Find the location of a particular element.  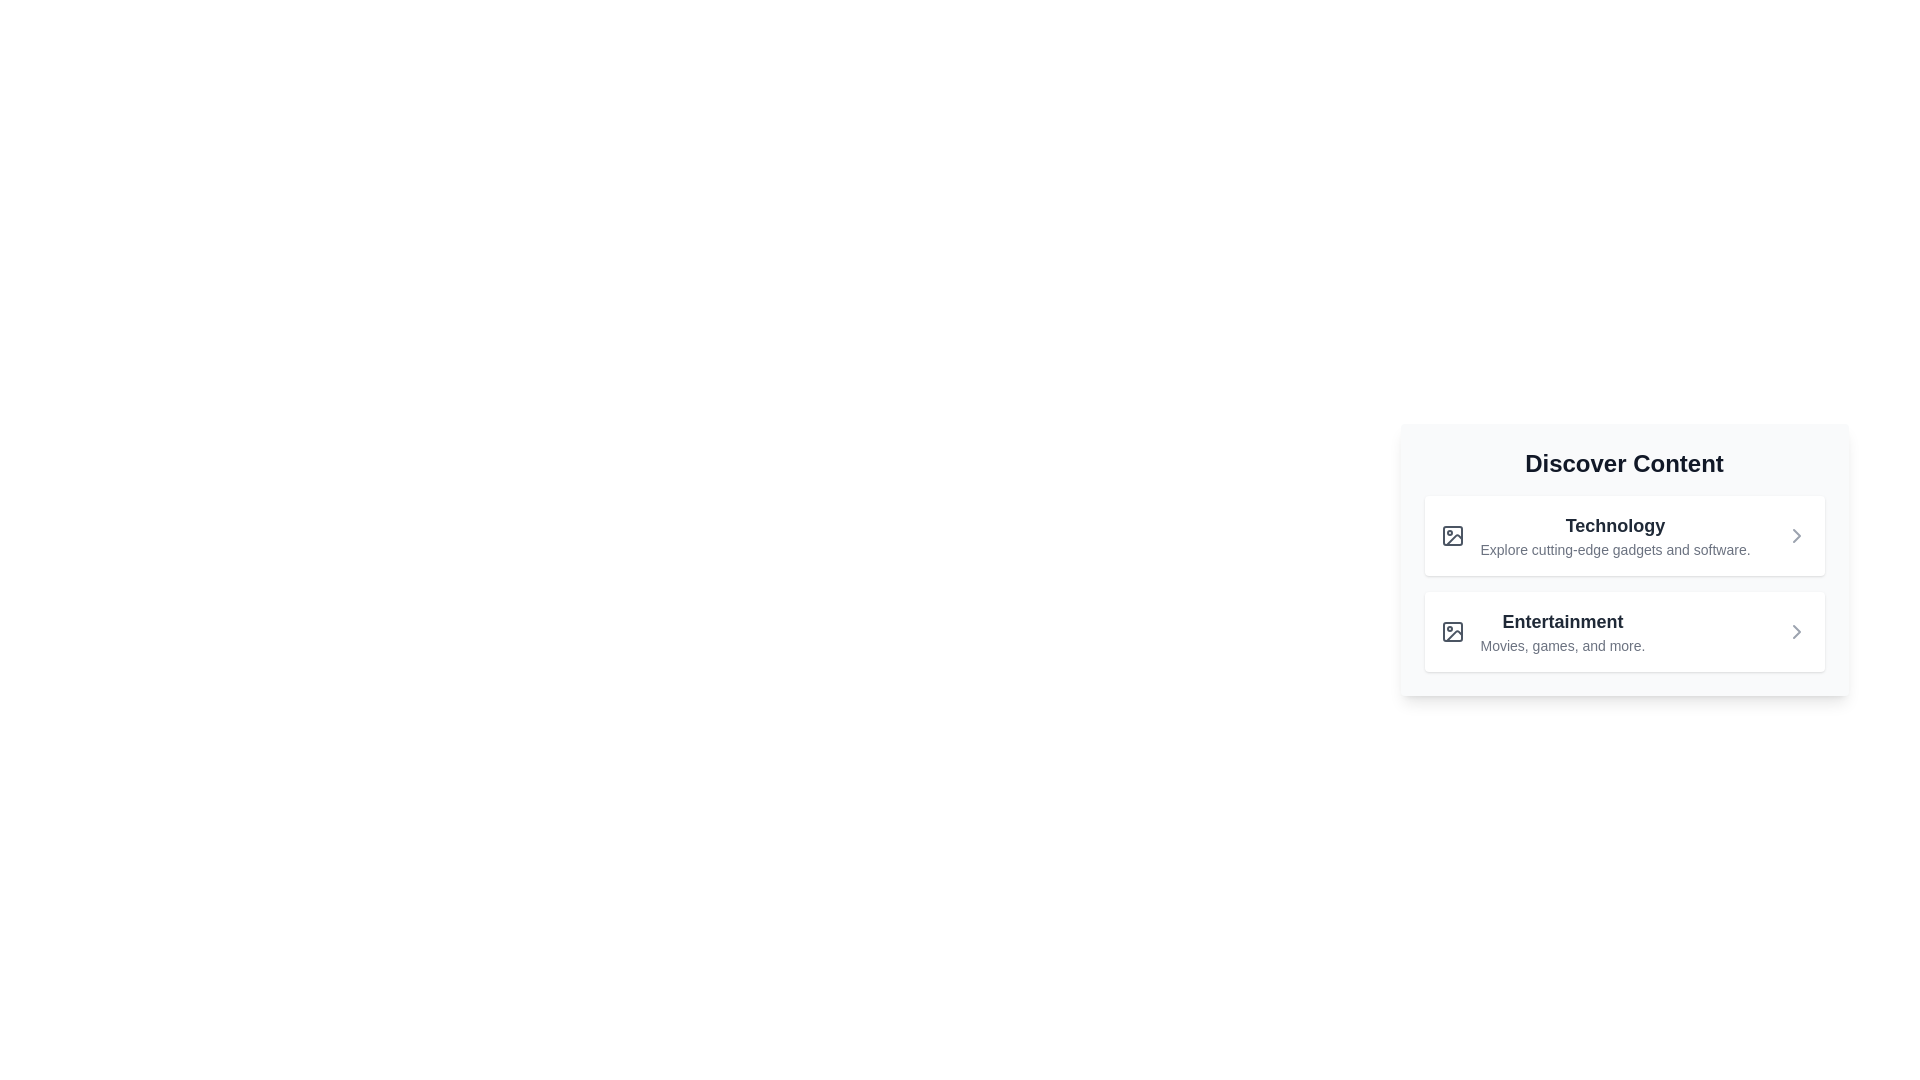

the text label providing supplementary information about the 'Technology' topic, which is located beneath the 'Technology' header in the structured card interface is located at coordinates (1615, 550).